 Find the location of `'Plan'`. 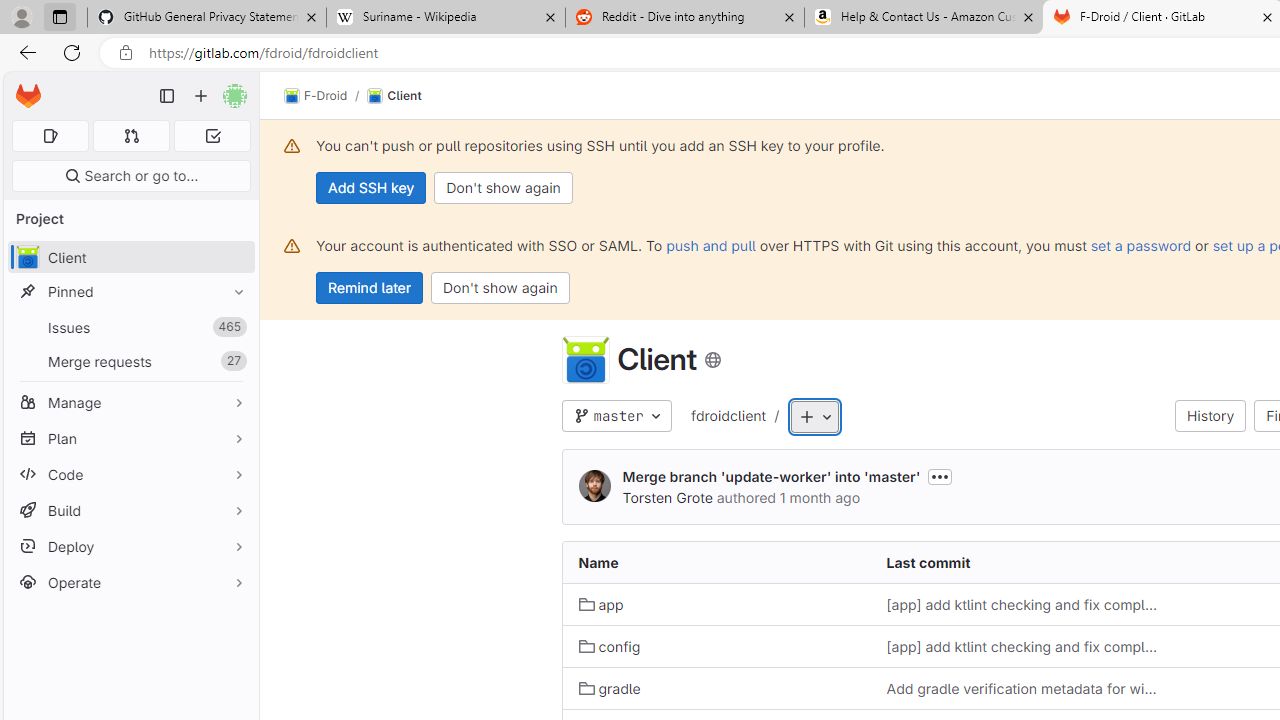

'Plan' is located at coordinates (130, 437).